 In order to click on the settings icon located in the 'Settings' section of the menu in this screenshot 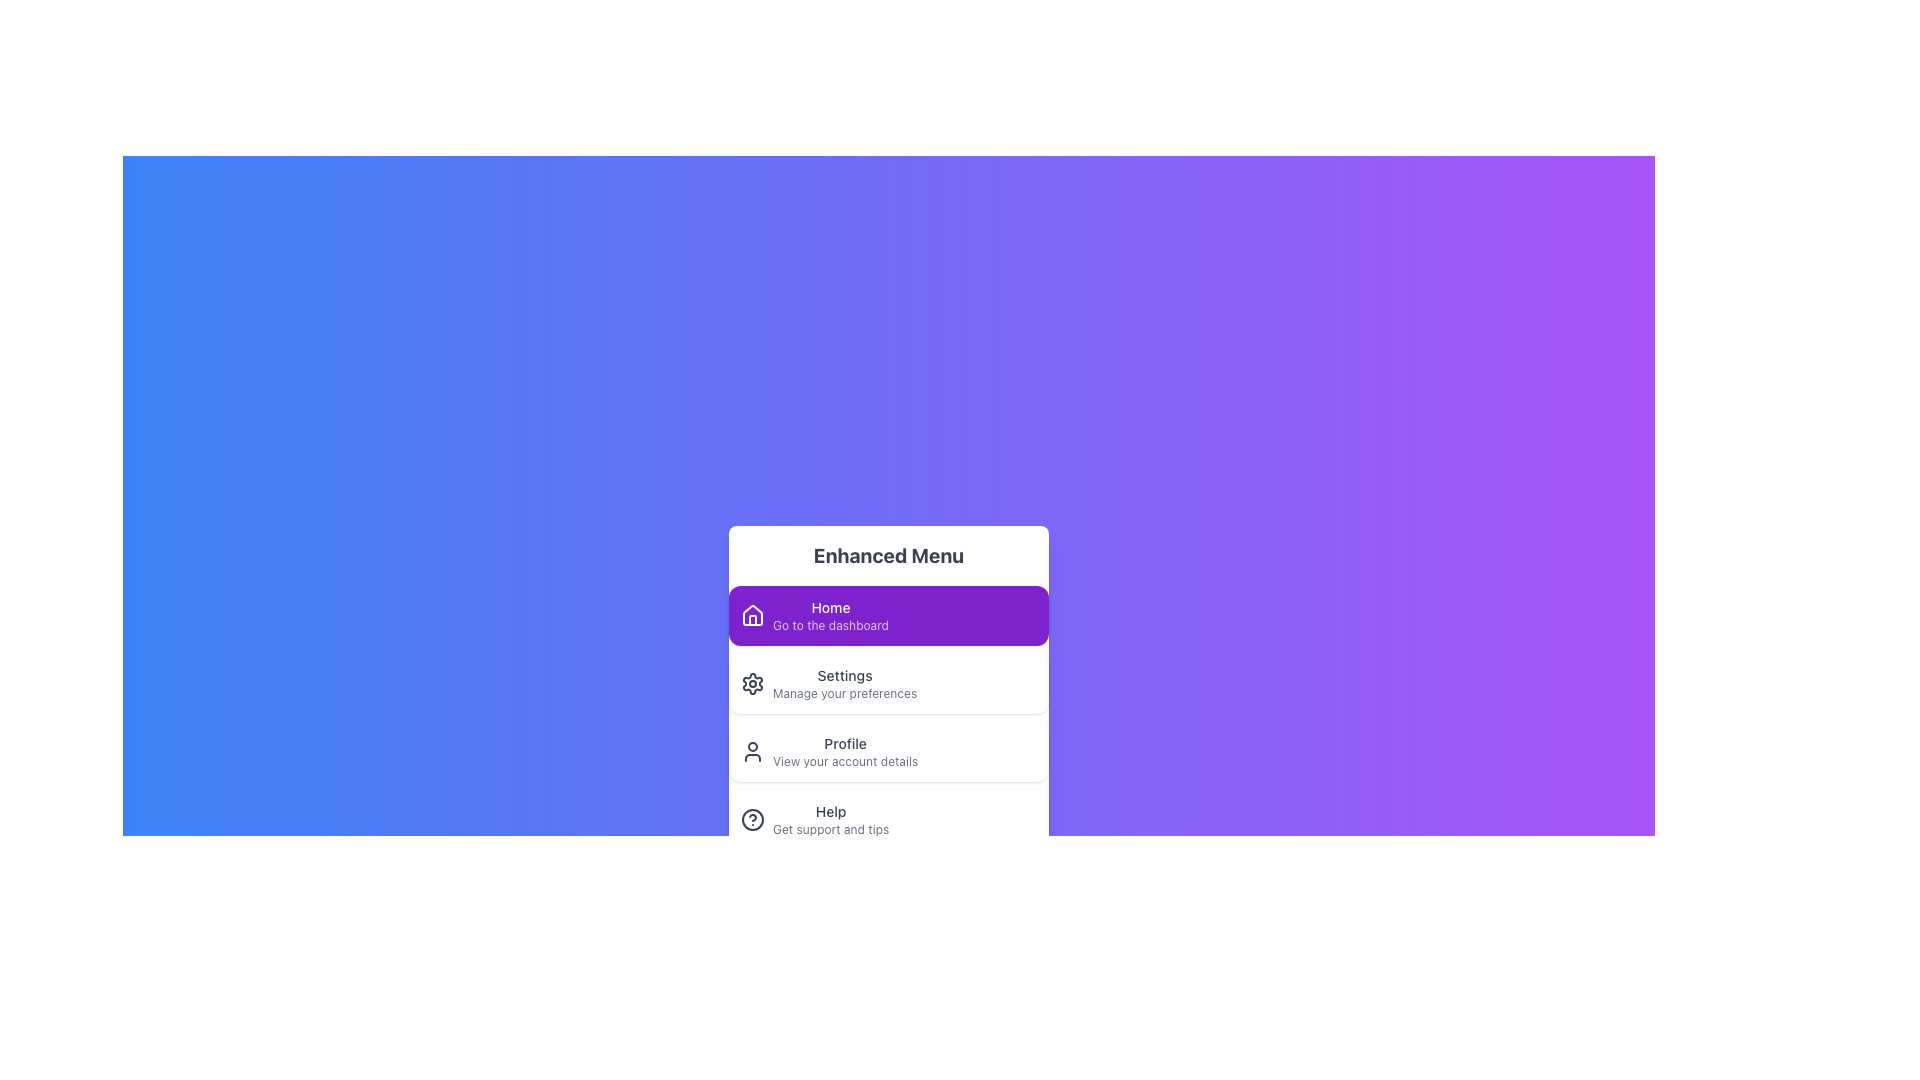, I will do `click(752, 682)`.